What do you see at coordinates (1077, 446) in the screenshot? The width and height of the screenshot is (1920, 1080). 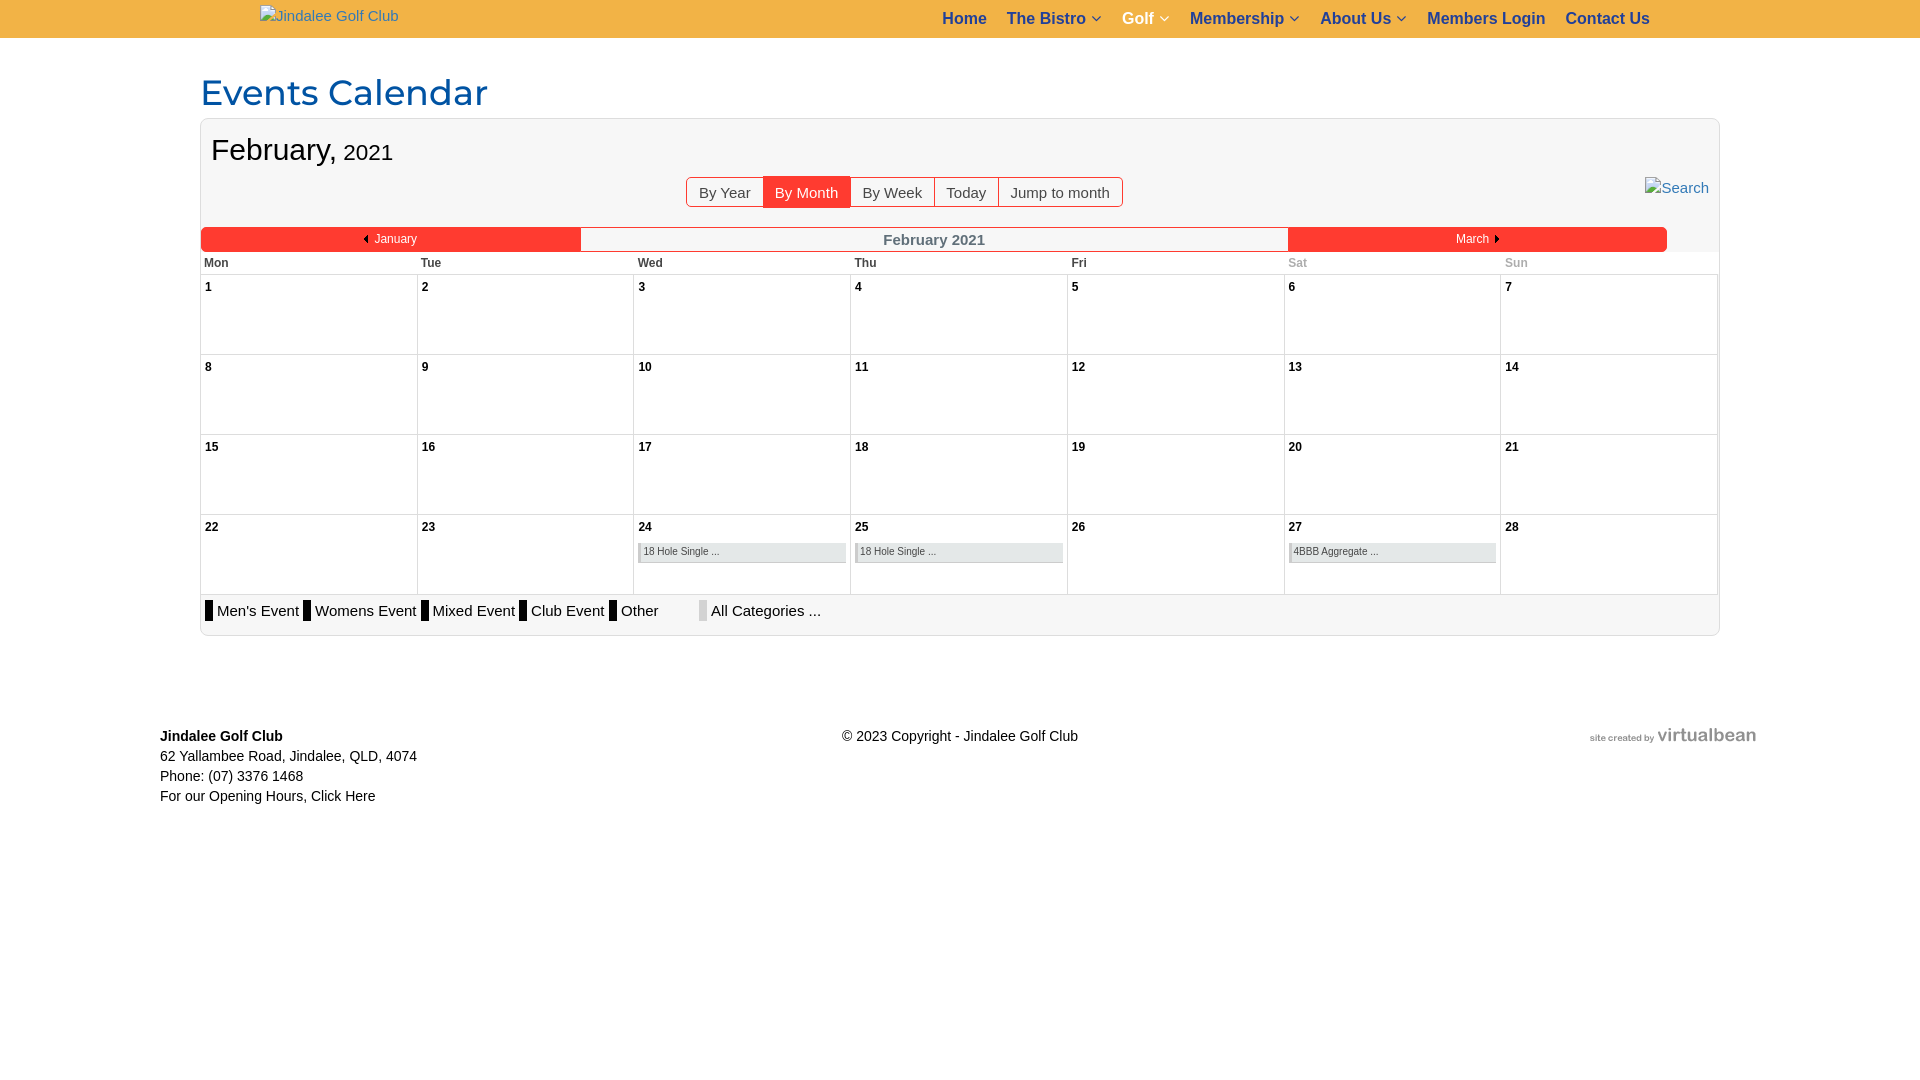 I see `'19'` at bounding box center [1077, 446].